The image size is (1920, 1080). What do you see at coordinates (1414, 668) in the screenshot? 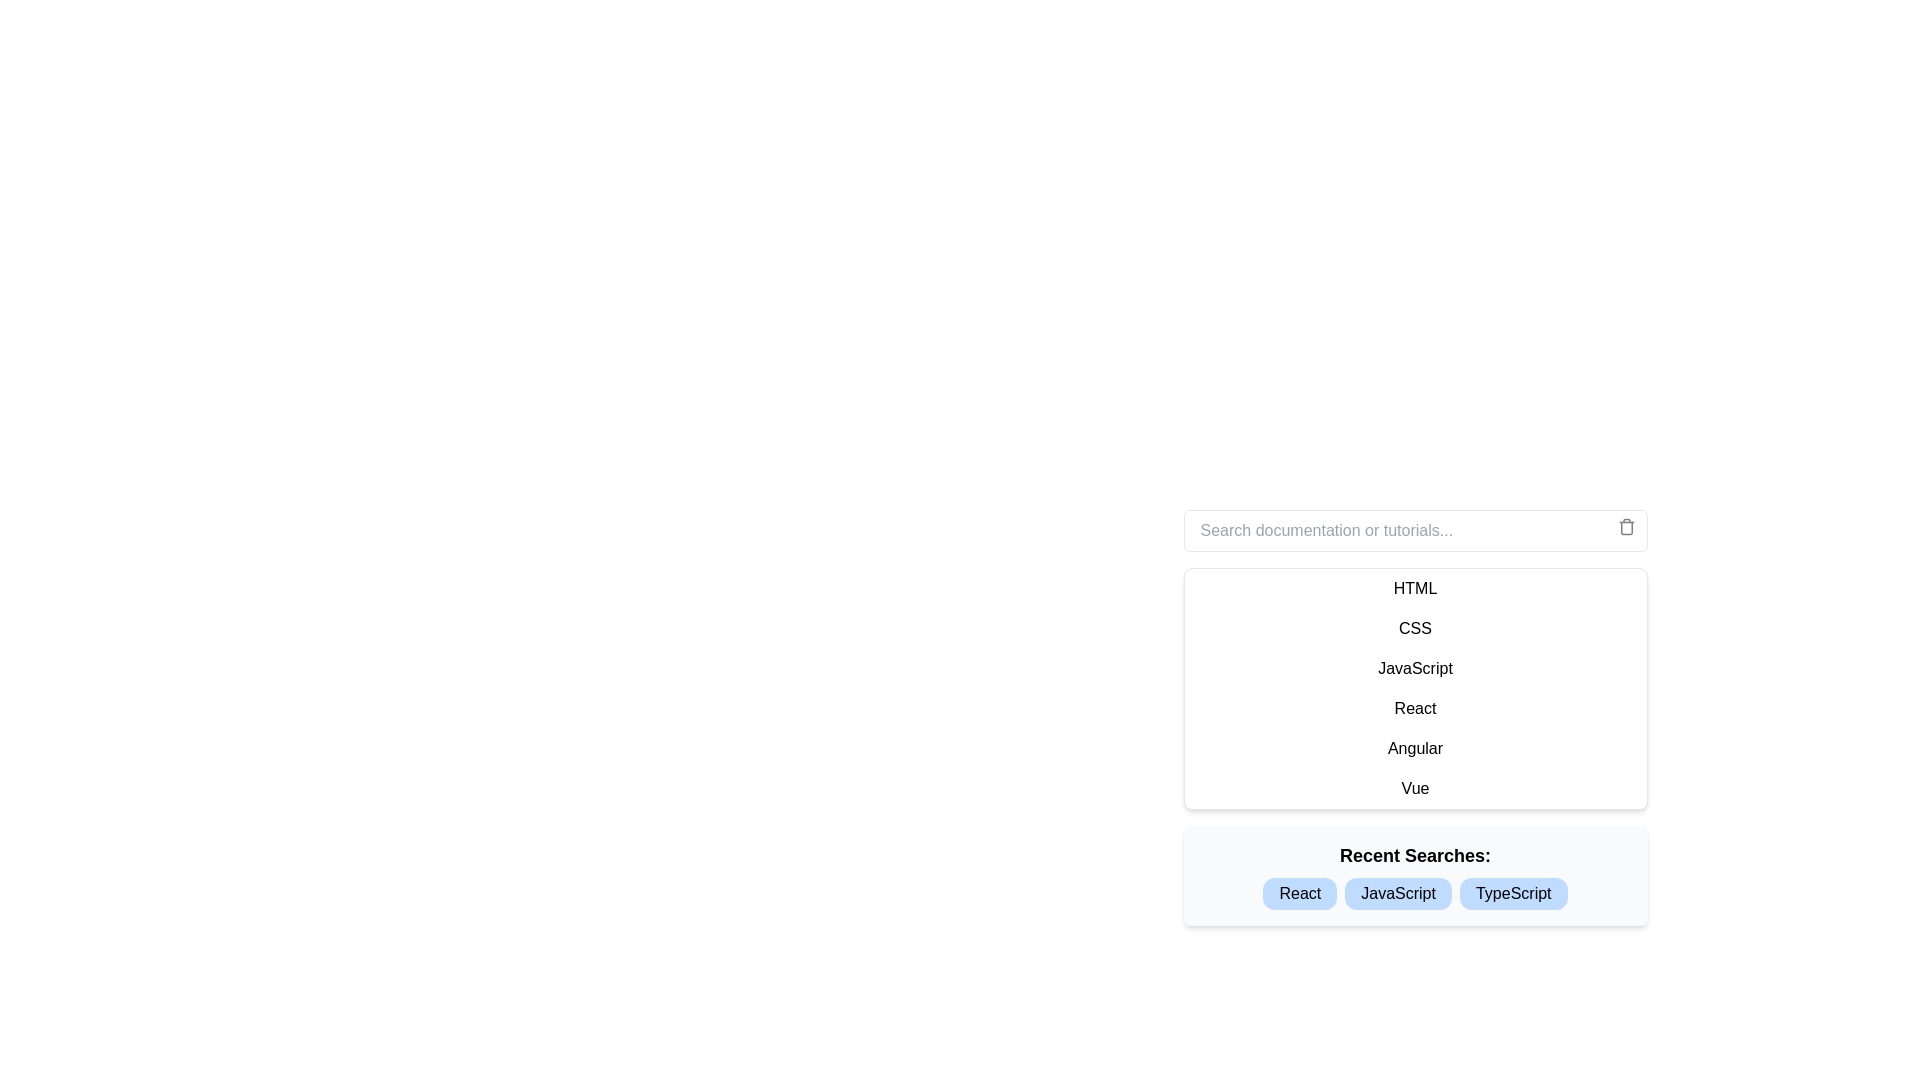
I see `to select the 'JavaScript' option from the dropdown list, which is the third item in a vertical list of selectable options` at bounding box center [1414, 668].